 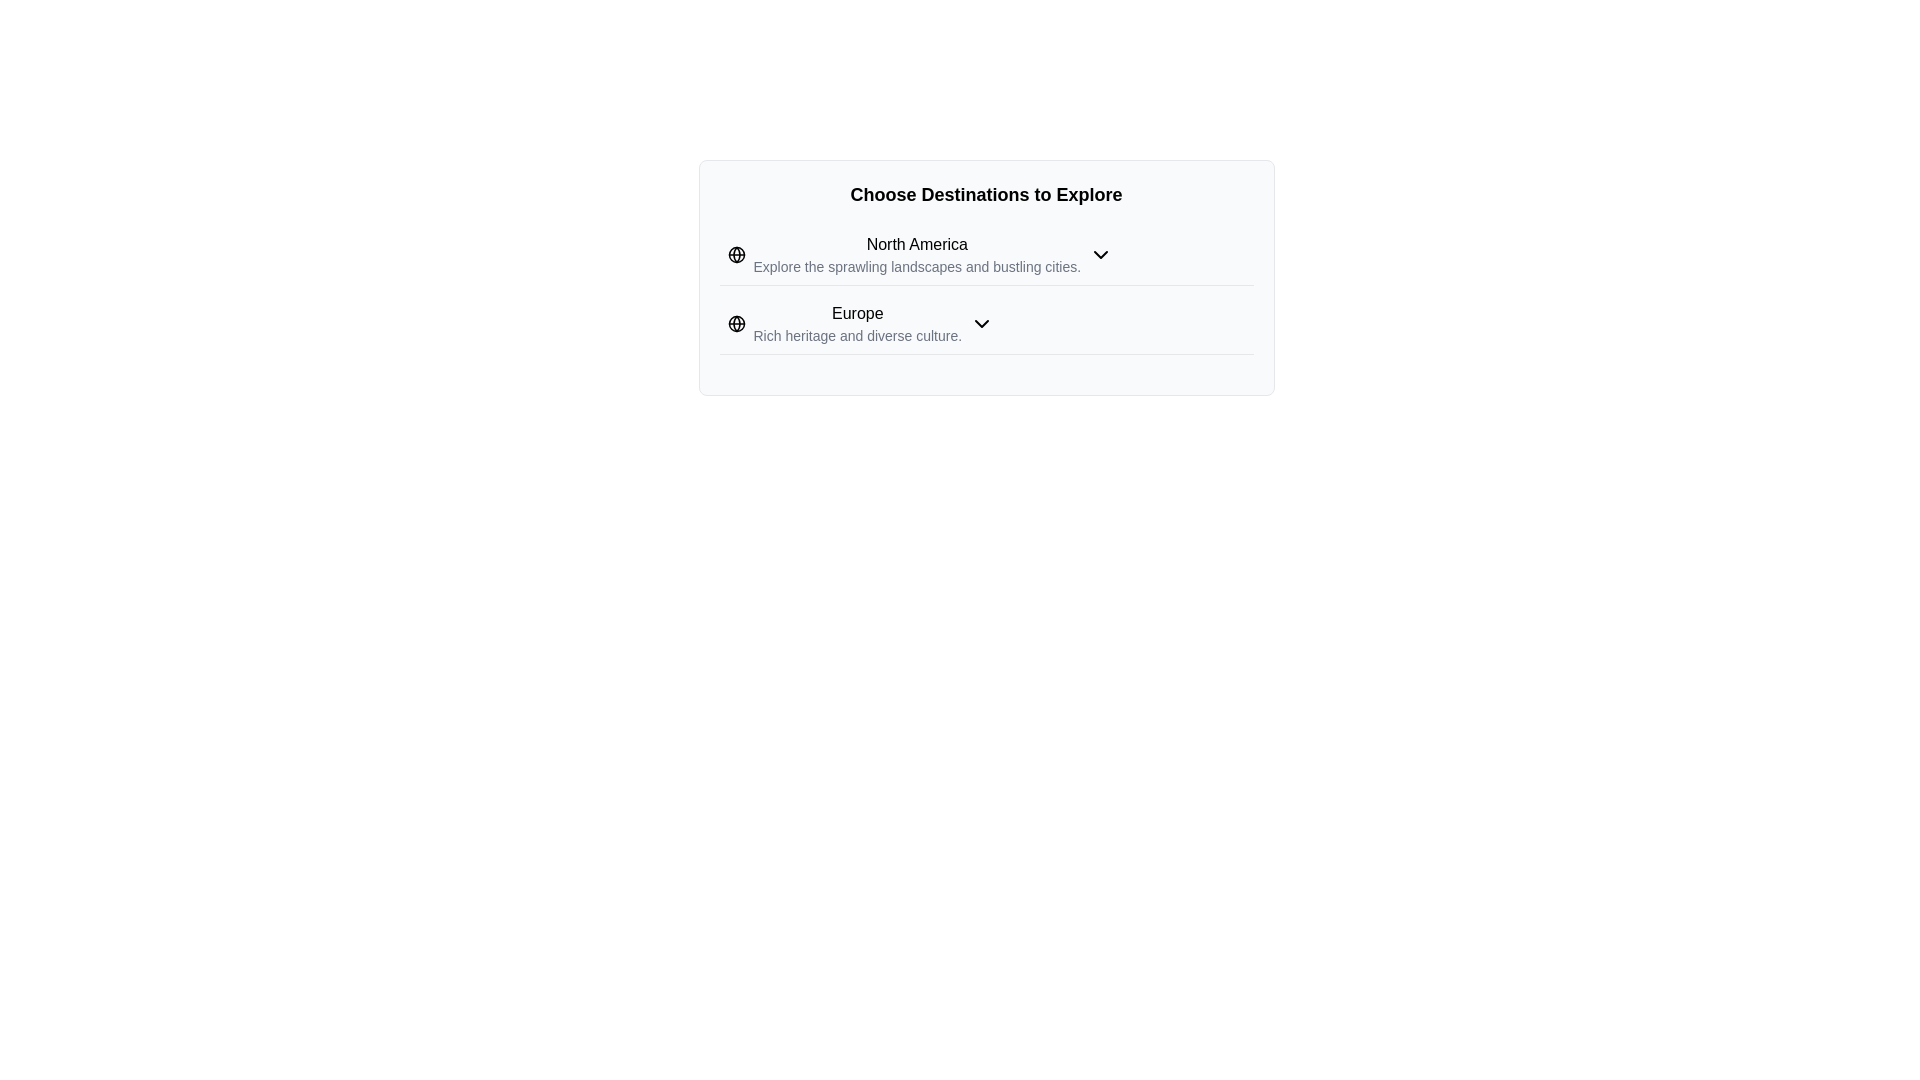 What do you see at coordinates (986, 289) in the screenshot?
I see `the downward-facing arrow on the 'North America' section of the composite UI element labeled 'Choose Destinations` at bounding box center [986, 289].